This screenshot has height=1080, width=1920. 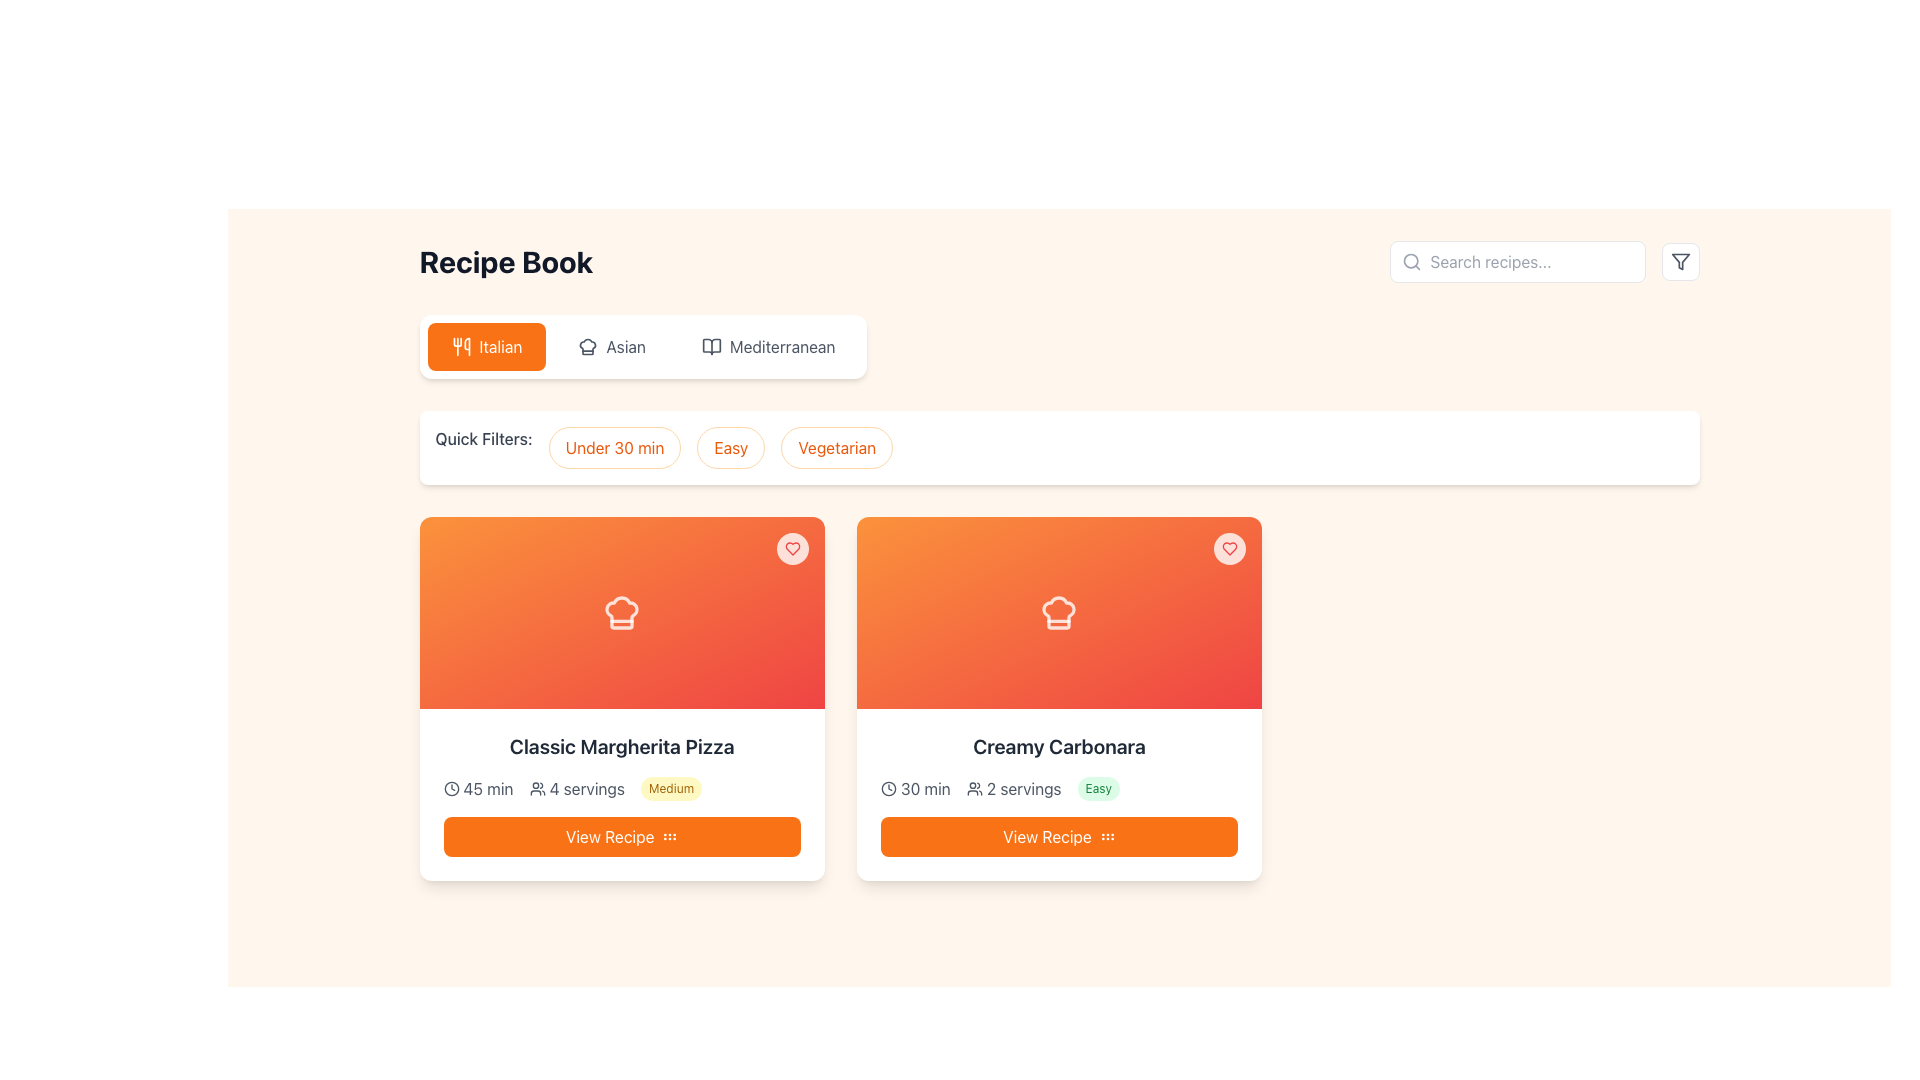 I want to click on the text with icon that provides information about the estimated time required for the recipe in the top-left corner of the lower section of the recipe card for 'Creamy Carbonara', so click(x=914, y=788).